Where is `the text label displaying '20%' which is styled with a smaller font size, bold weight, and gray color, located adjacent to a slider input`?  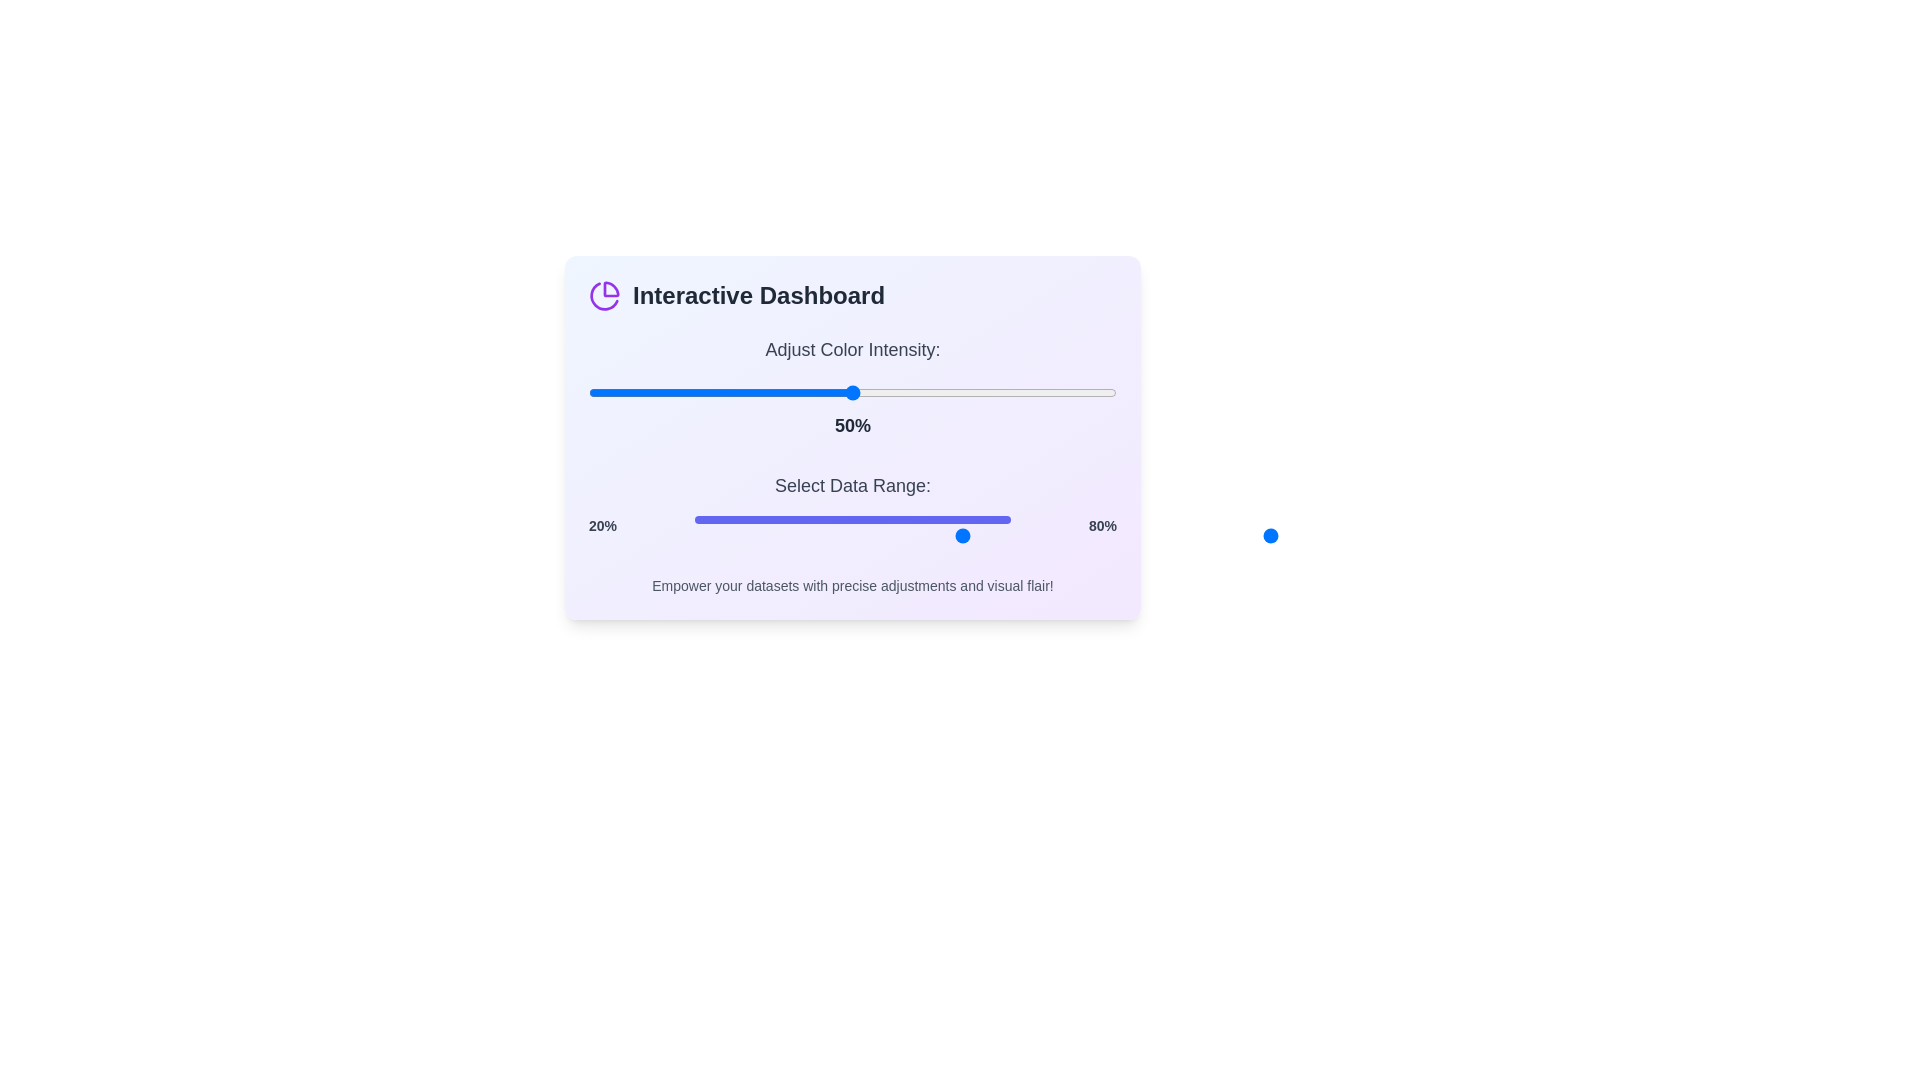
the text label displaying '20%' which is styled with a smaller font size, bold weight, and gray color, located adjacent to a slider input is located at coordinates (602, 524).